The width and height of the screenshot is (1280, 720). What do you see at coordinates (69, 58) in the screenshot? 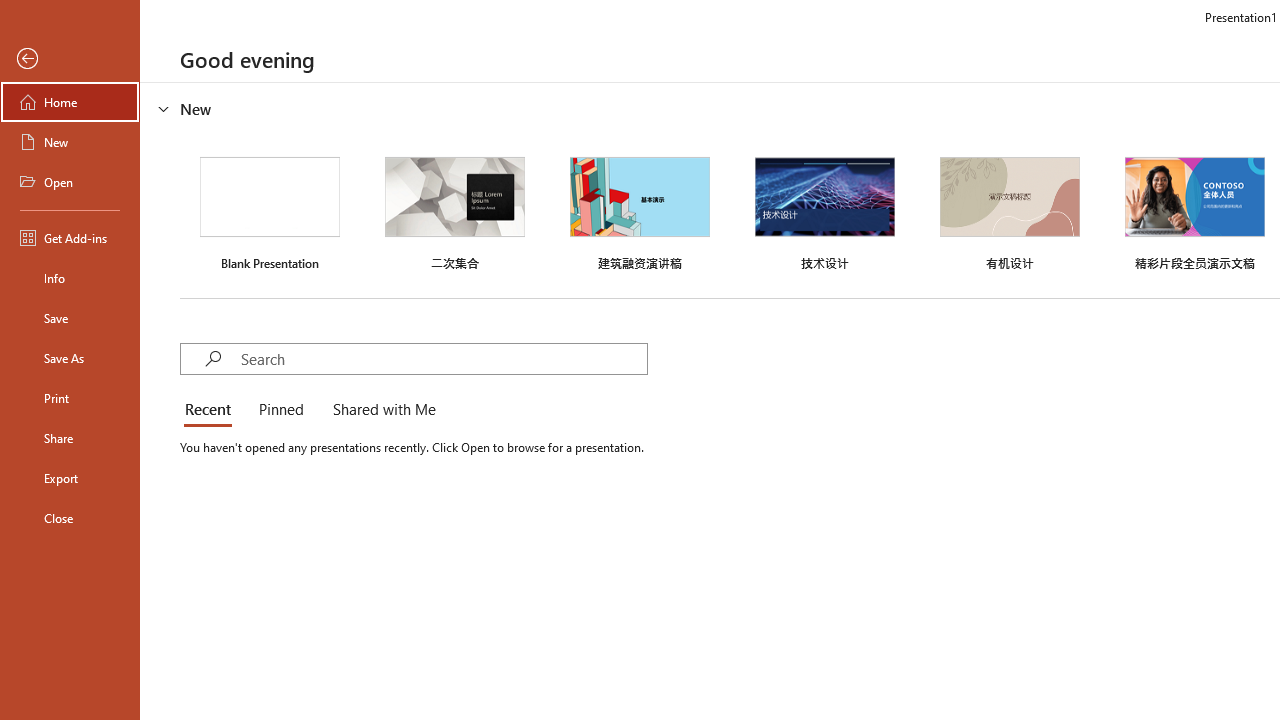
I see `'Back'` at bounding box center [69, 58].